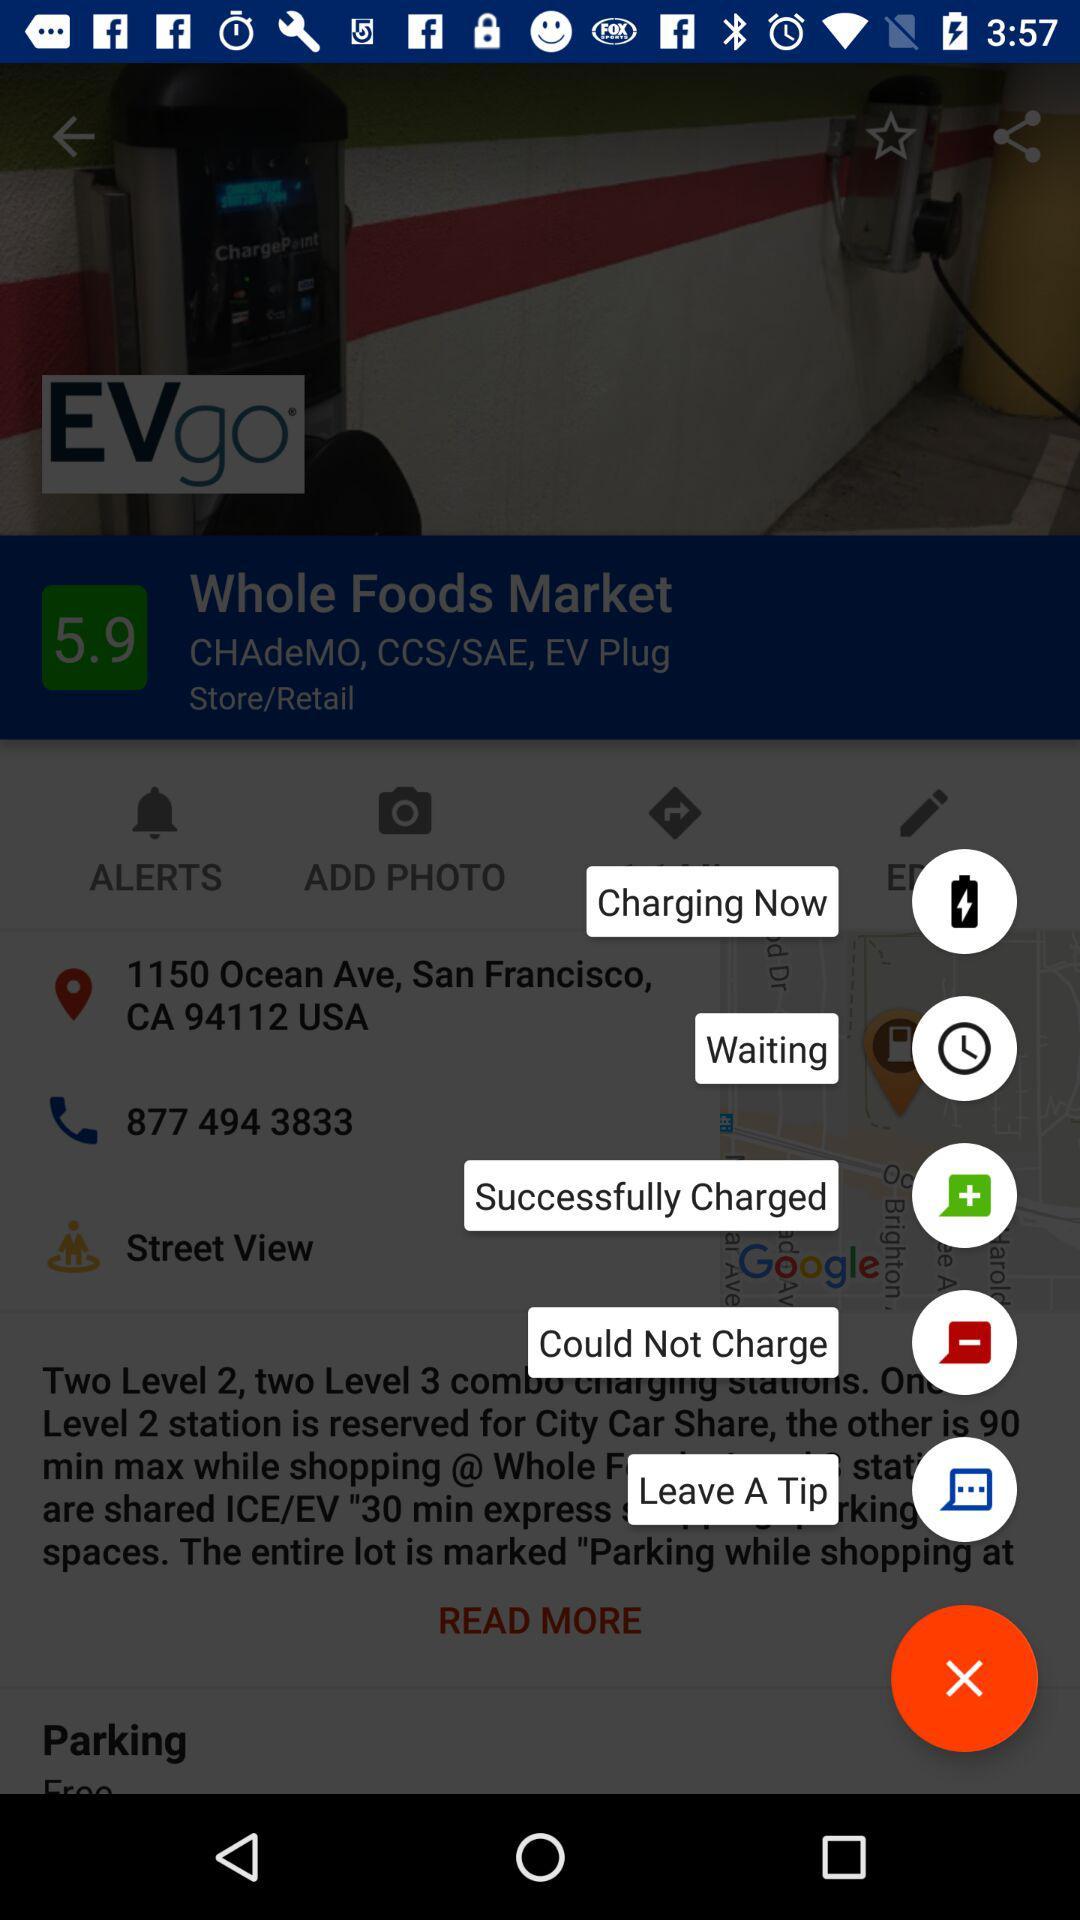 The width and height of the screenshot is (1080, 1920). I want to click on the successfully charged icon, so click(651, 1195).